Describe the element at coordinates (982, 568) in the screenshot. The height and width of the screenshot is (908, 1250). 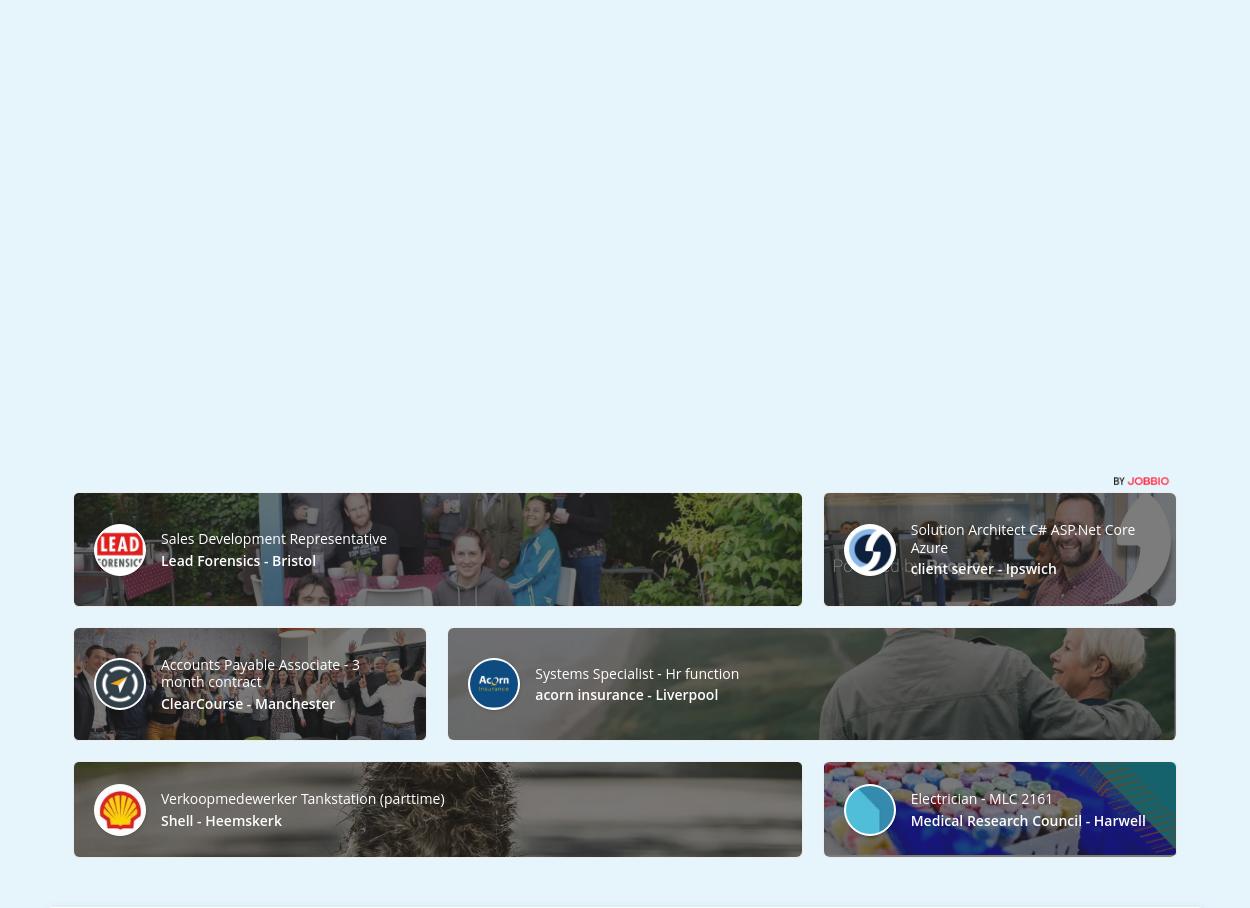
I see `'client server - Ipswich'` at that location.